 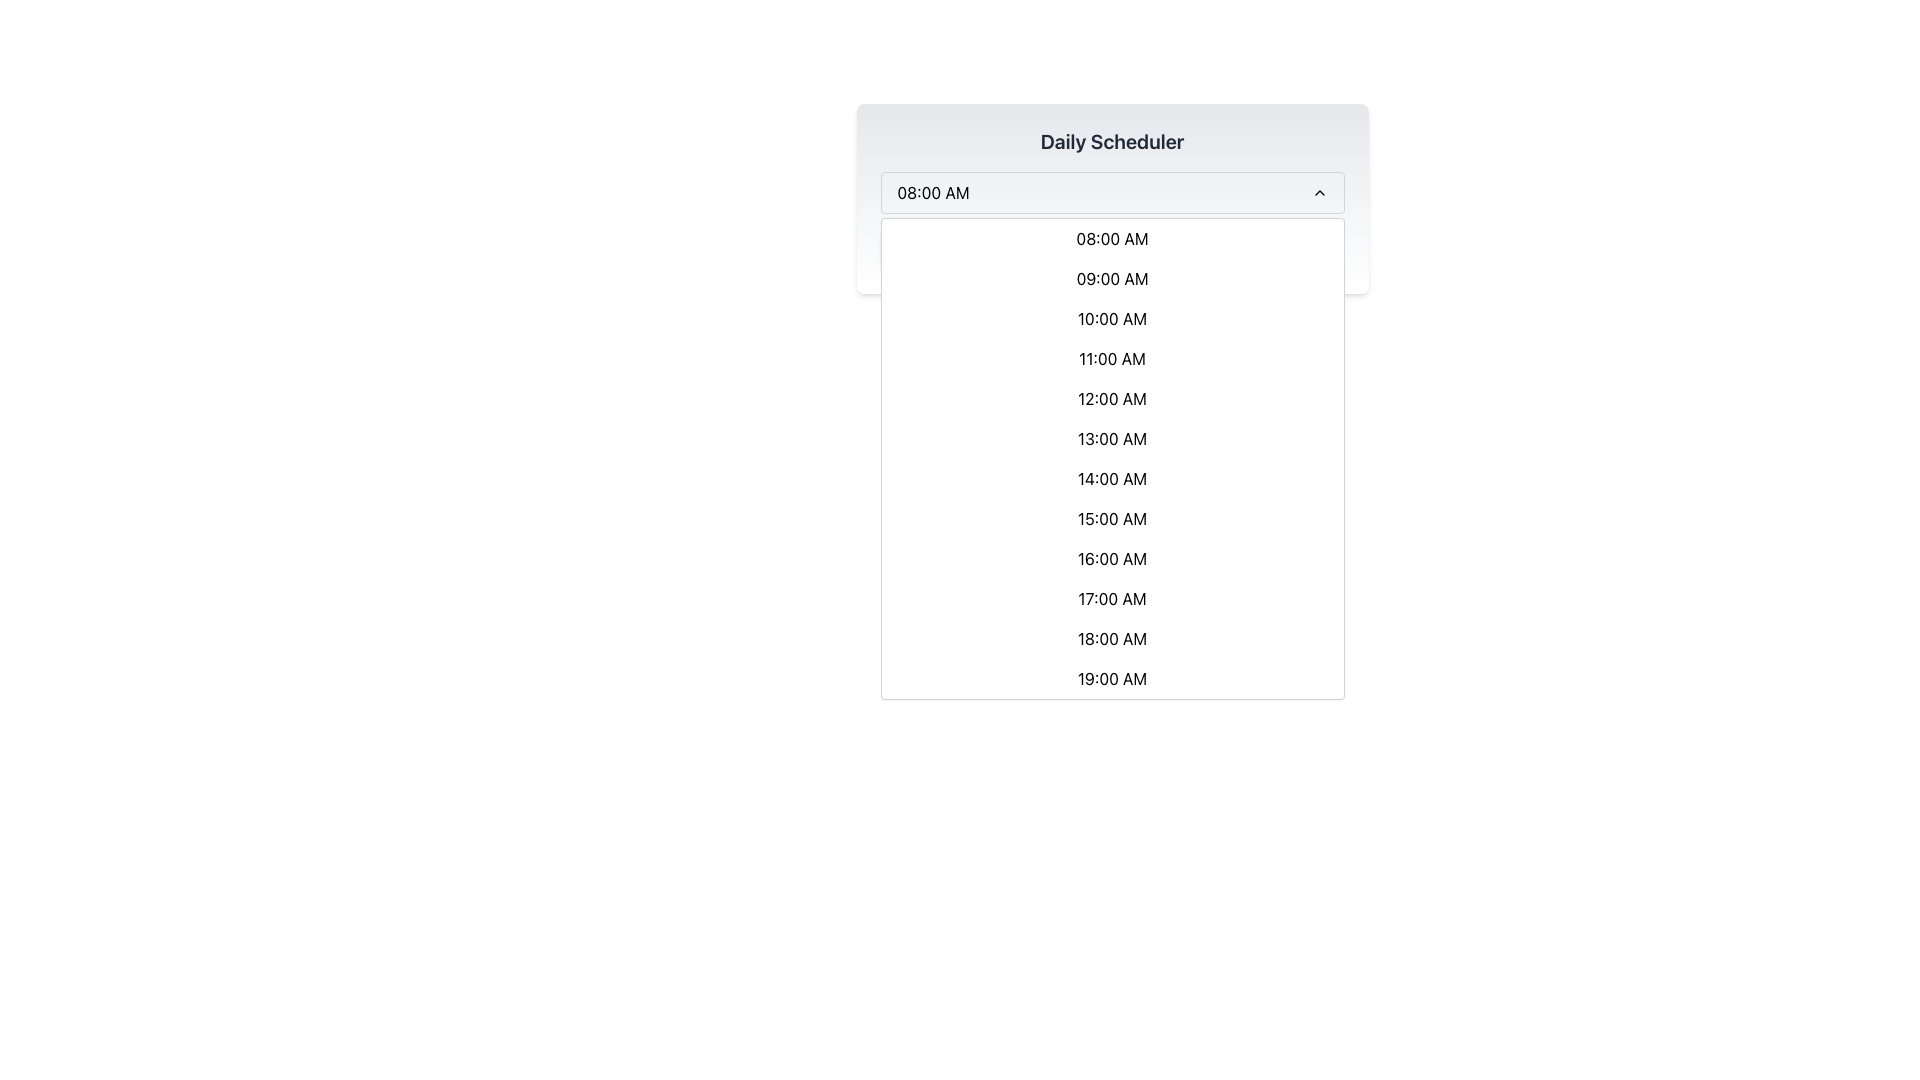 I want to click on the list item displaying '09:00 AM' in the dropdown menu, so click(x=1111, y=278).